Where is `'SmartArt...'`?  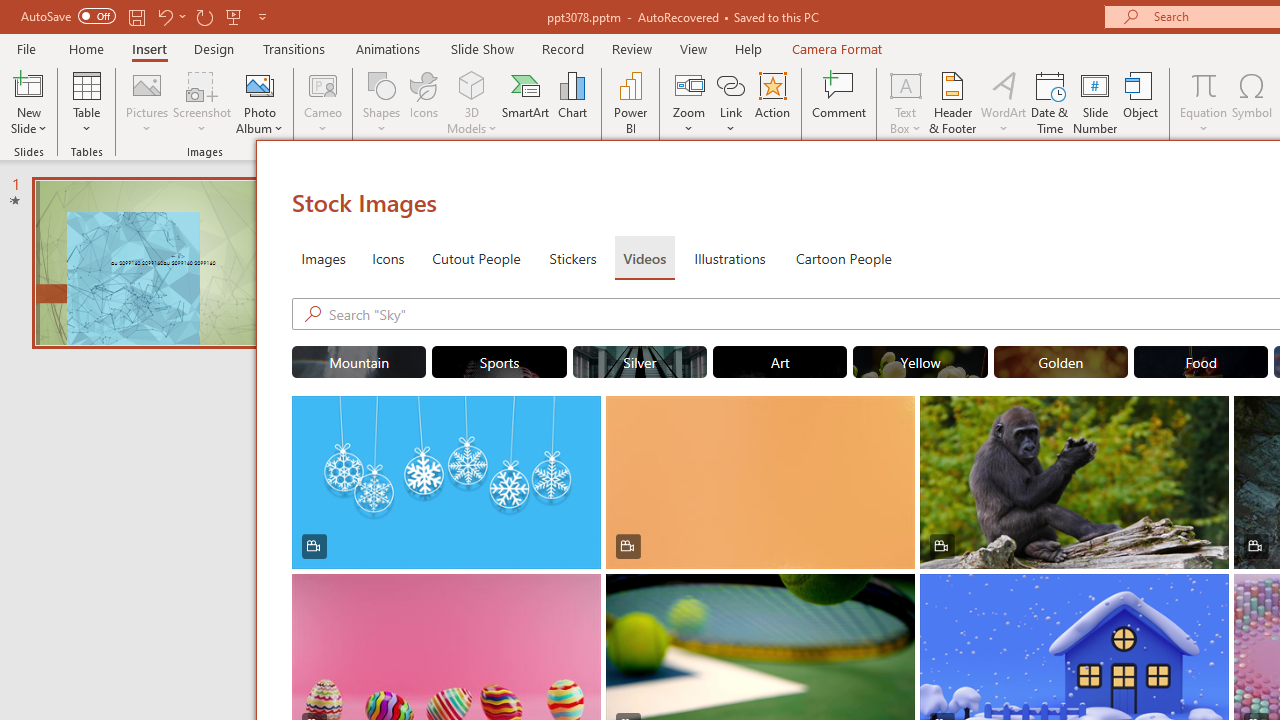 'SmartArt...' is located at coordinates (526, 103).